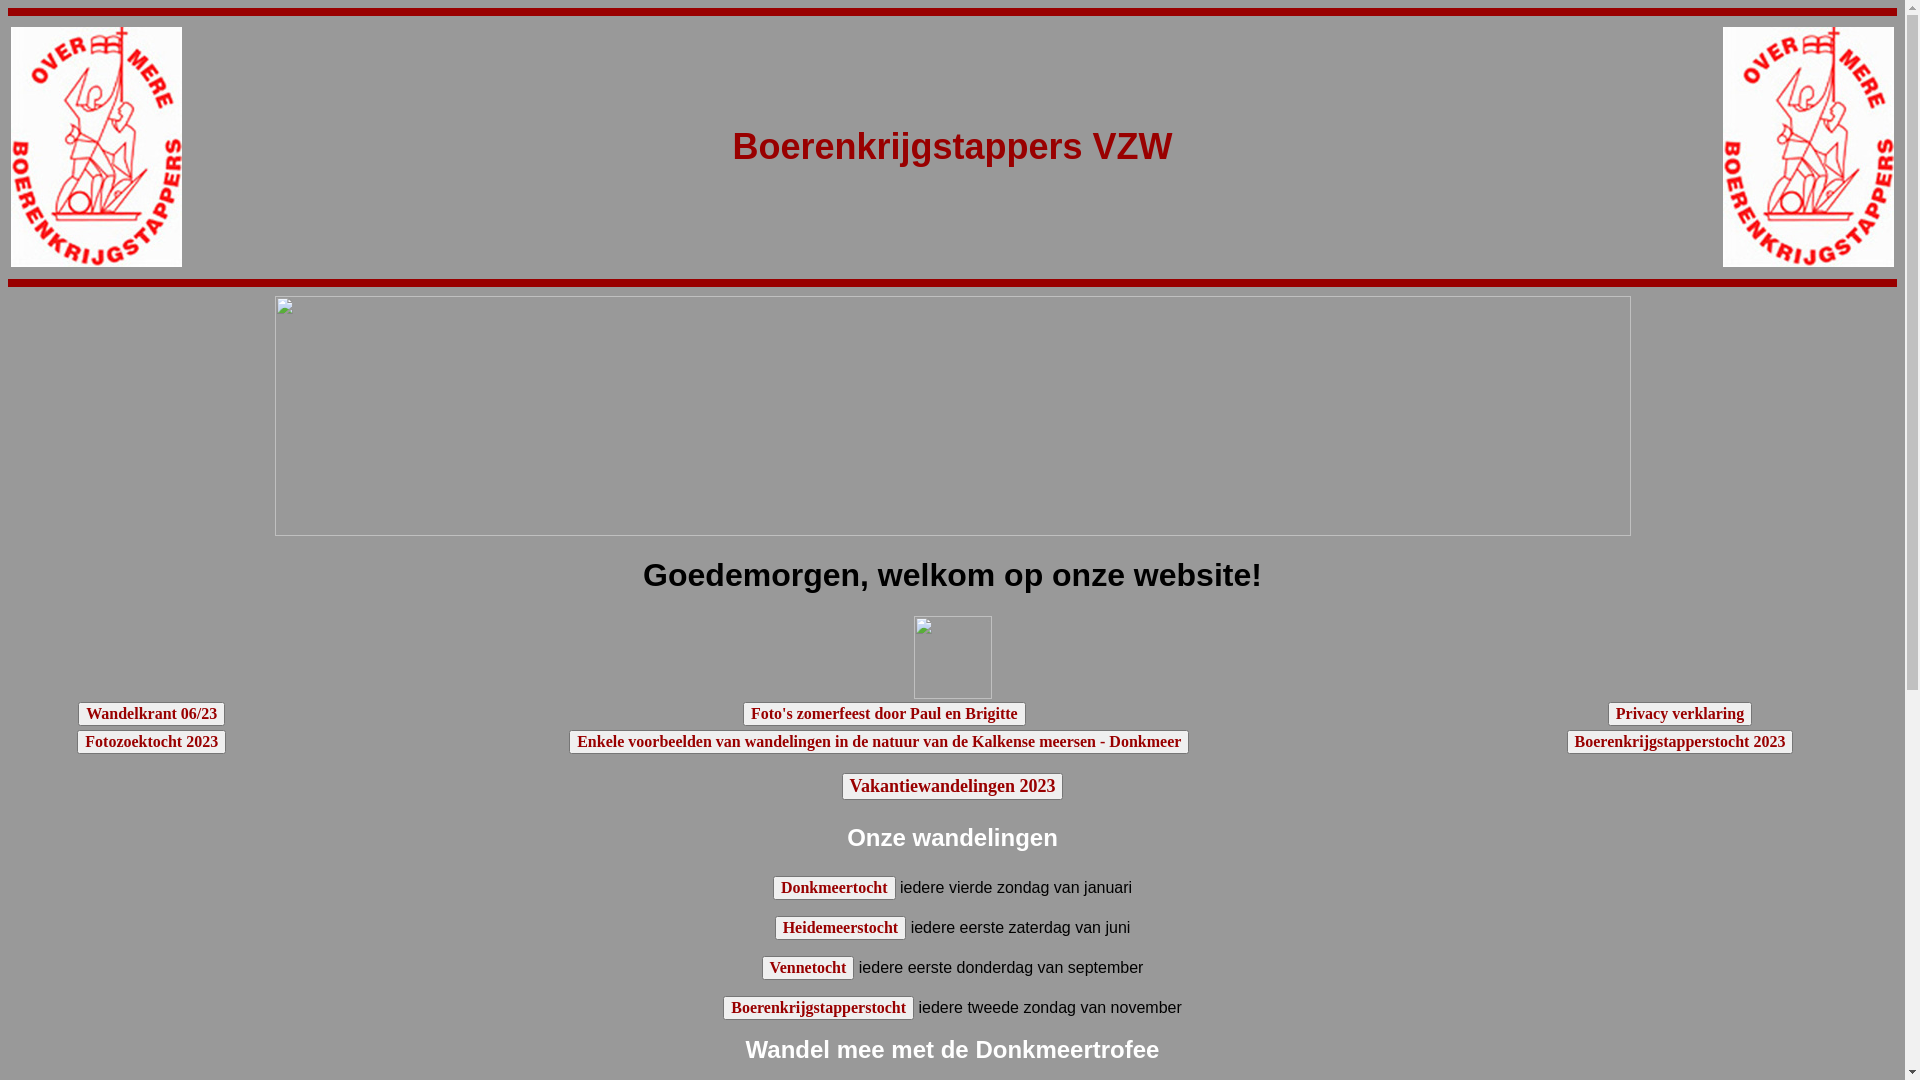 The width and height of the screenshot is (1920, 1080). What do you see at coordinates (818, 1007) in the screenshot?
I see `'Boerenkrijgstapperstocht'` at bounding box center [818, 1007].